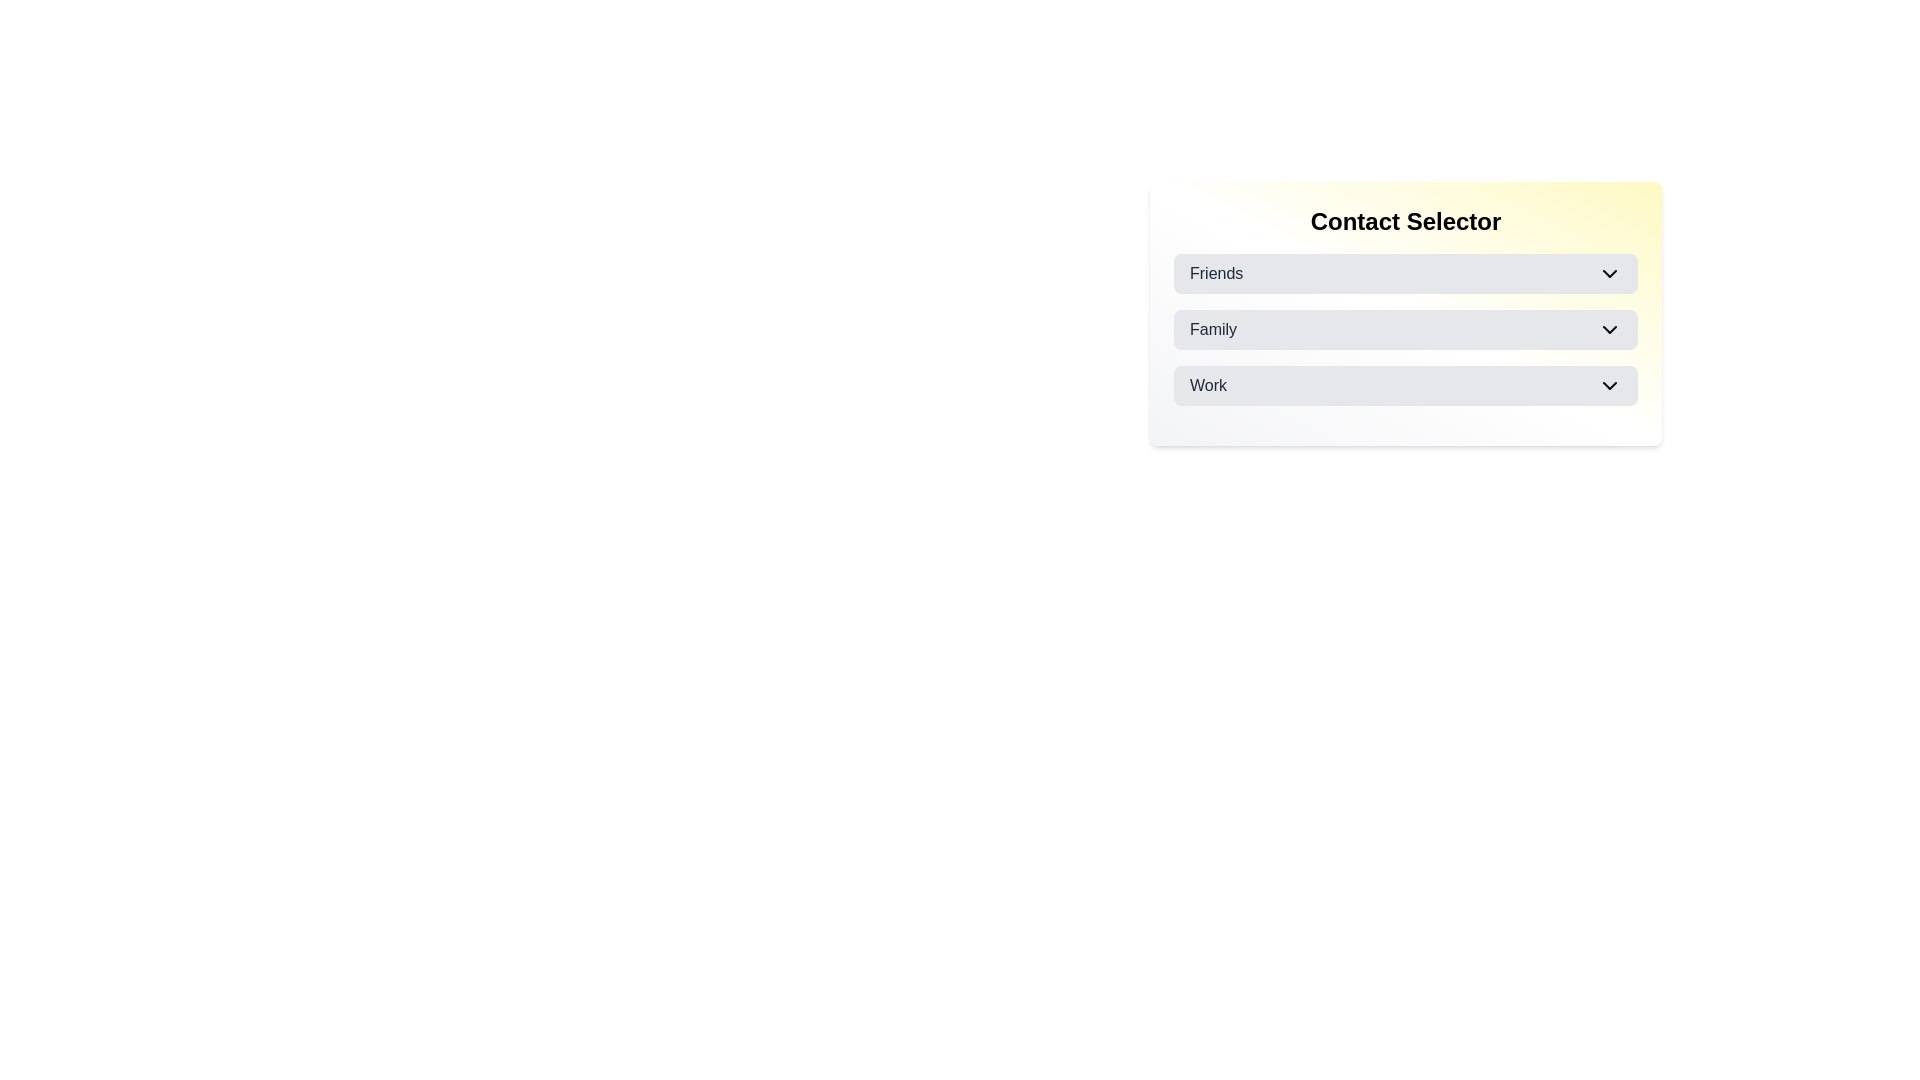  What do you see at coordinates (1609, 273) in the screenshot?
I see `the downward-pointing chevron icon located in the 'Friends' section of the 'Contact Selector' component for possible hover effects` at bounding box center [1609, 273].